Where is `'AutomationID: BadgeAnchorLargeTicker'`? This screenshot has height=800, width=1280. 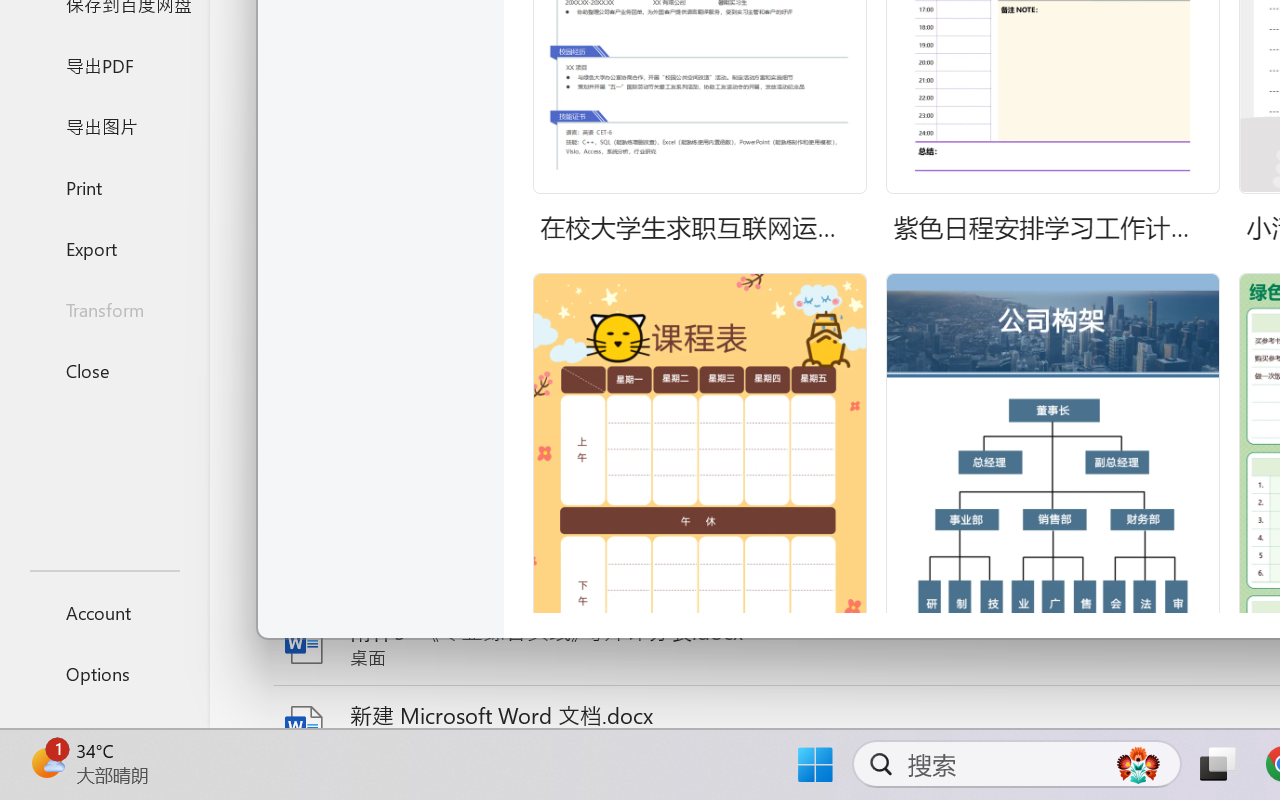
'AutomationID: BadgeAnchorLargeTicker' is located at coordinates (46, 762).